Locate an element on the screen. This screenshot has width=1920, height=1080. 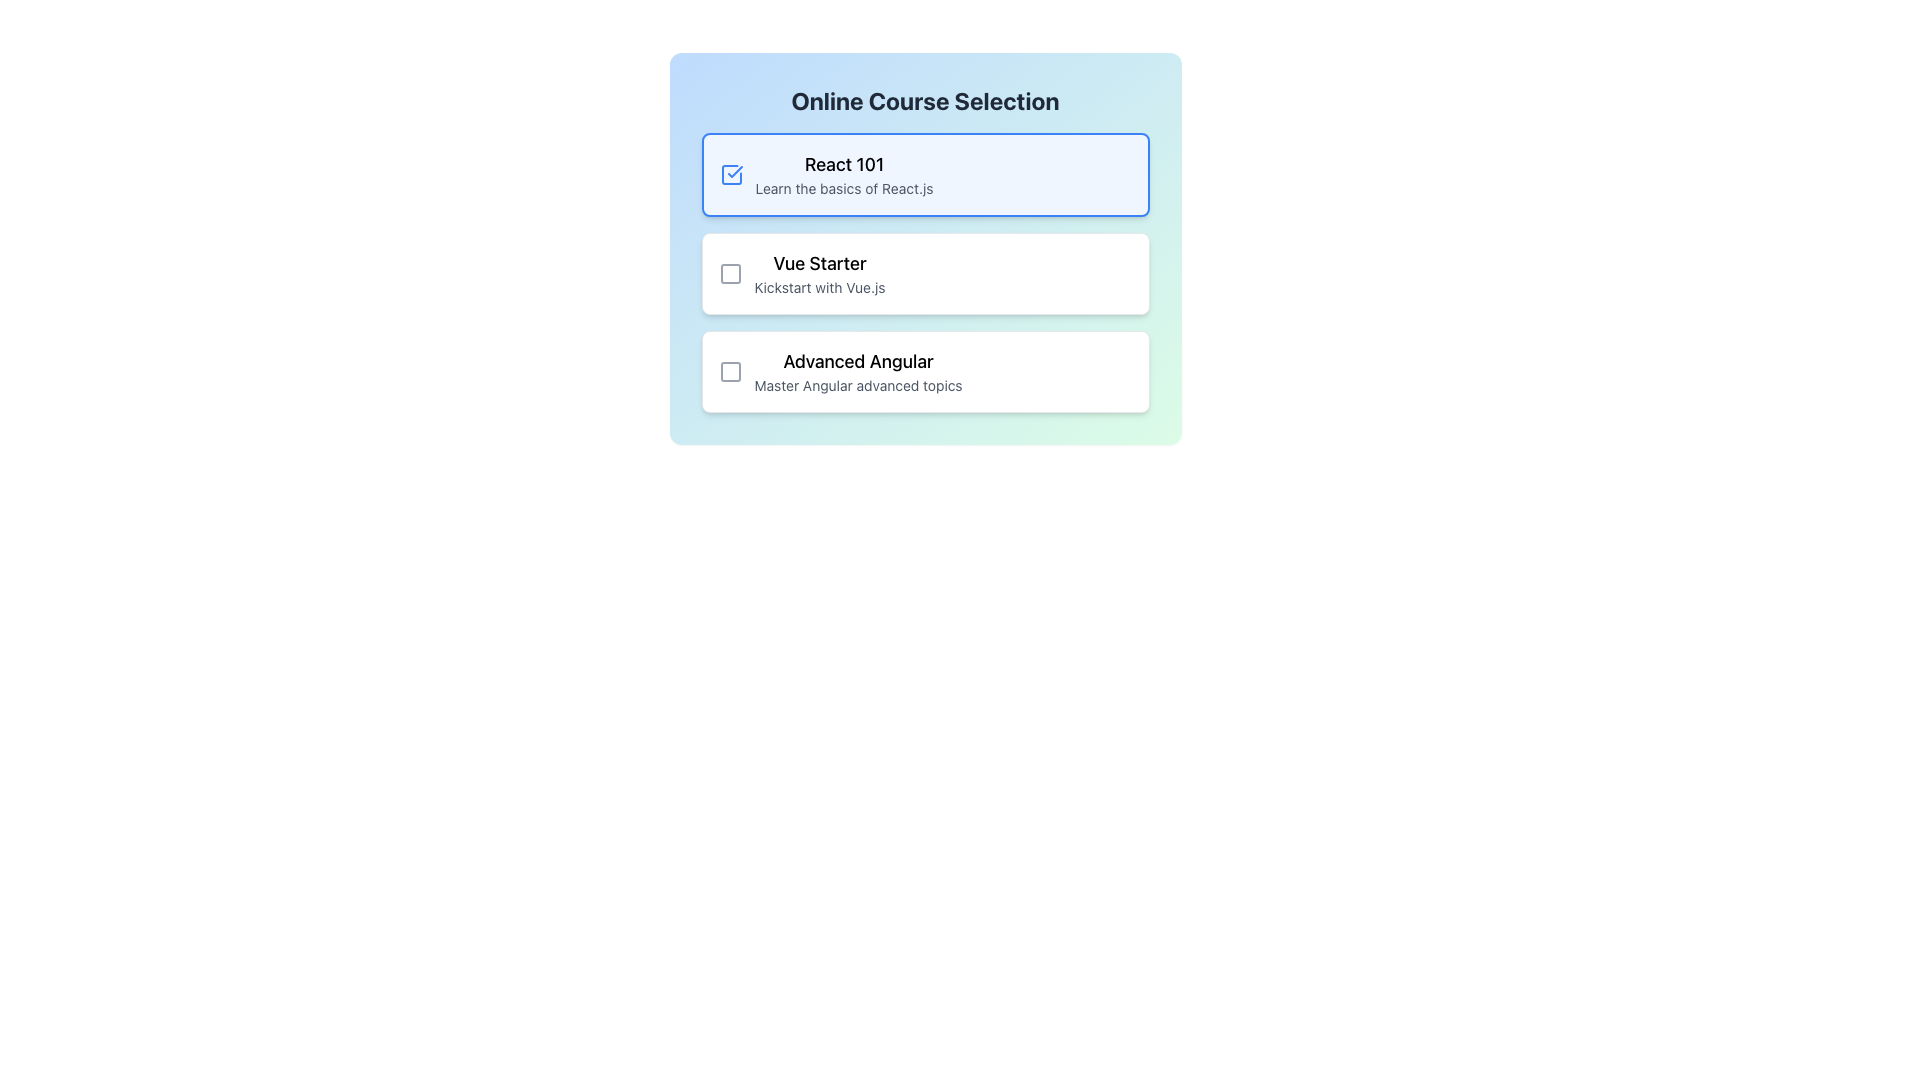
the text label displaying 'React 101' which is styled as a main heading in the 'Online Course Selection' interface is located at coordinates (844, 164).